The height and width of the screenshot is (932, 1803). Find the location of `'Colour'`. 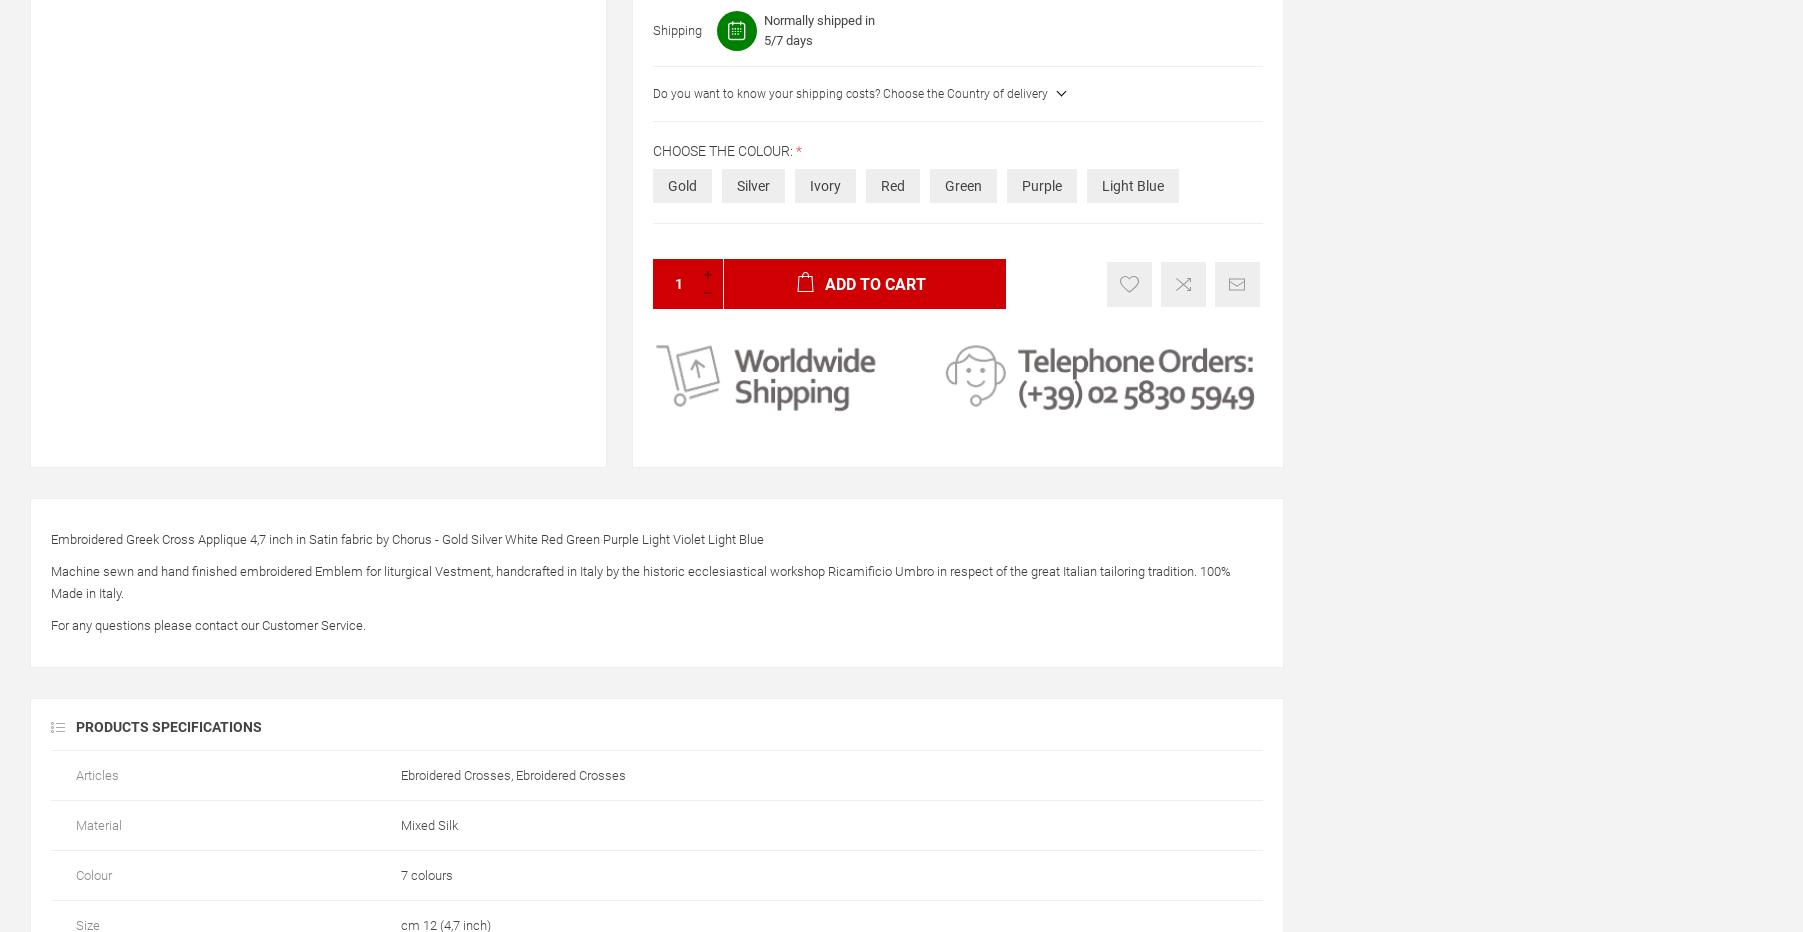

'Colour' is located at coordinates (93, 873).